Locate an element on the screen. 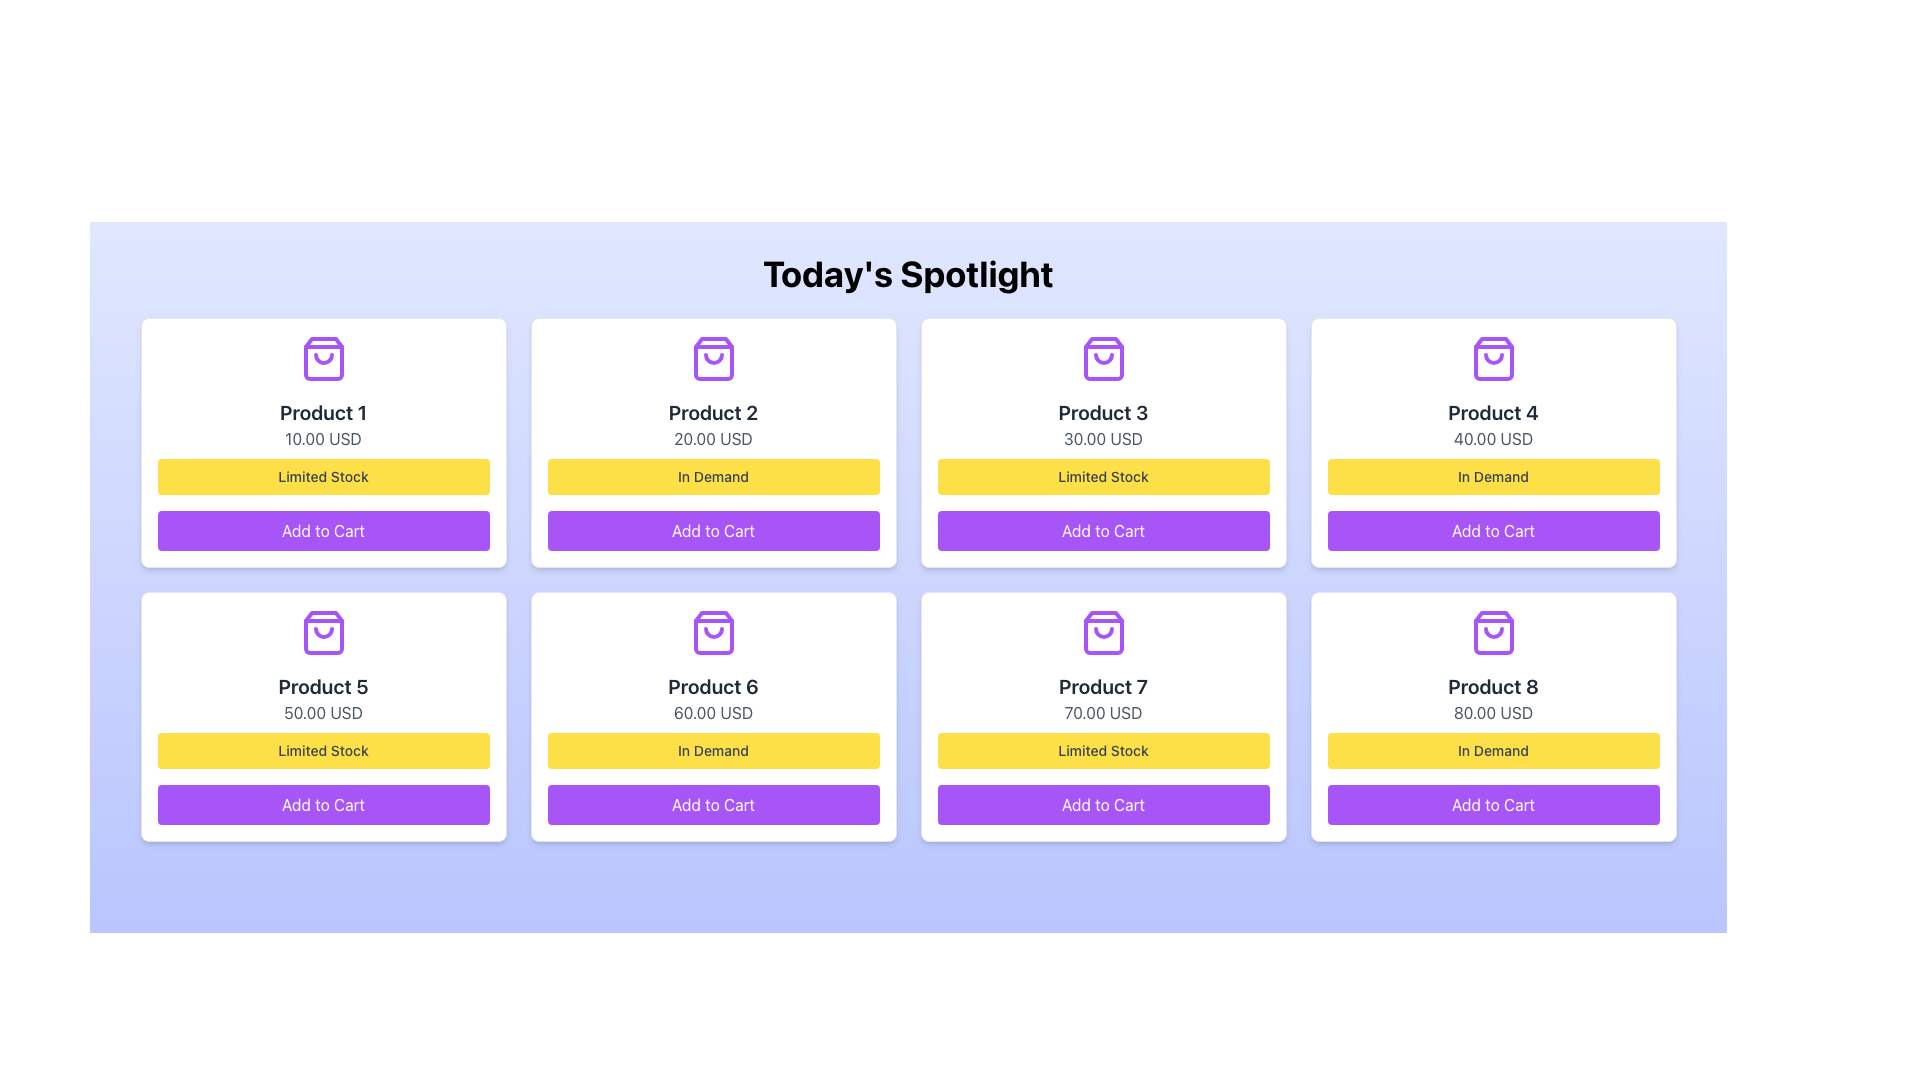  the purple shopping bag SVG icon located at the top section of the 'Product 2' card, which is horizontally centered within the card is located at coordinates (713, 357).